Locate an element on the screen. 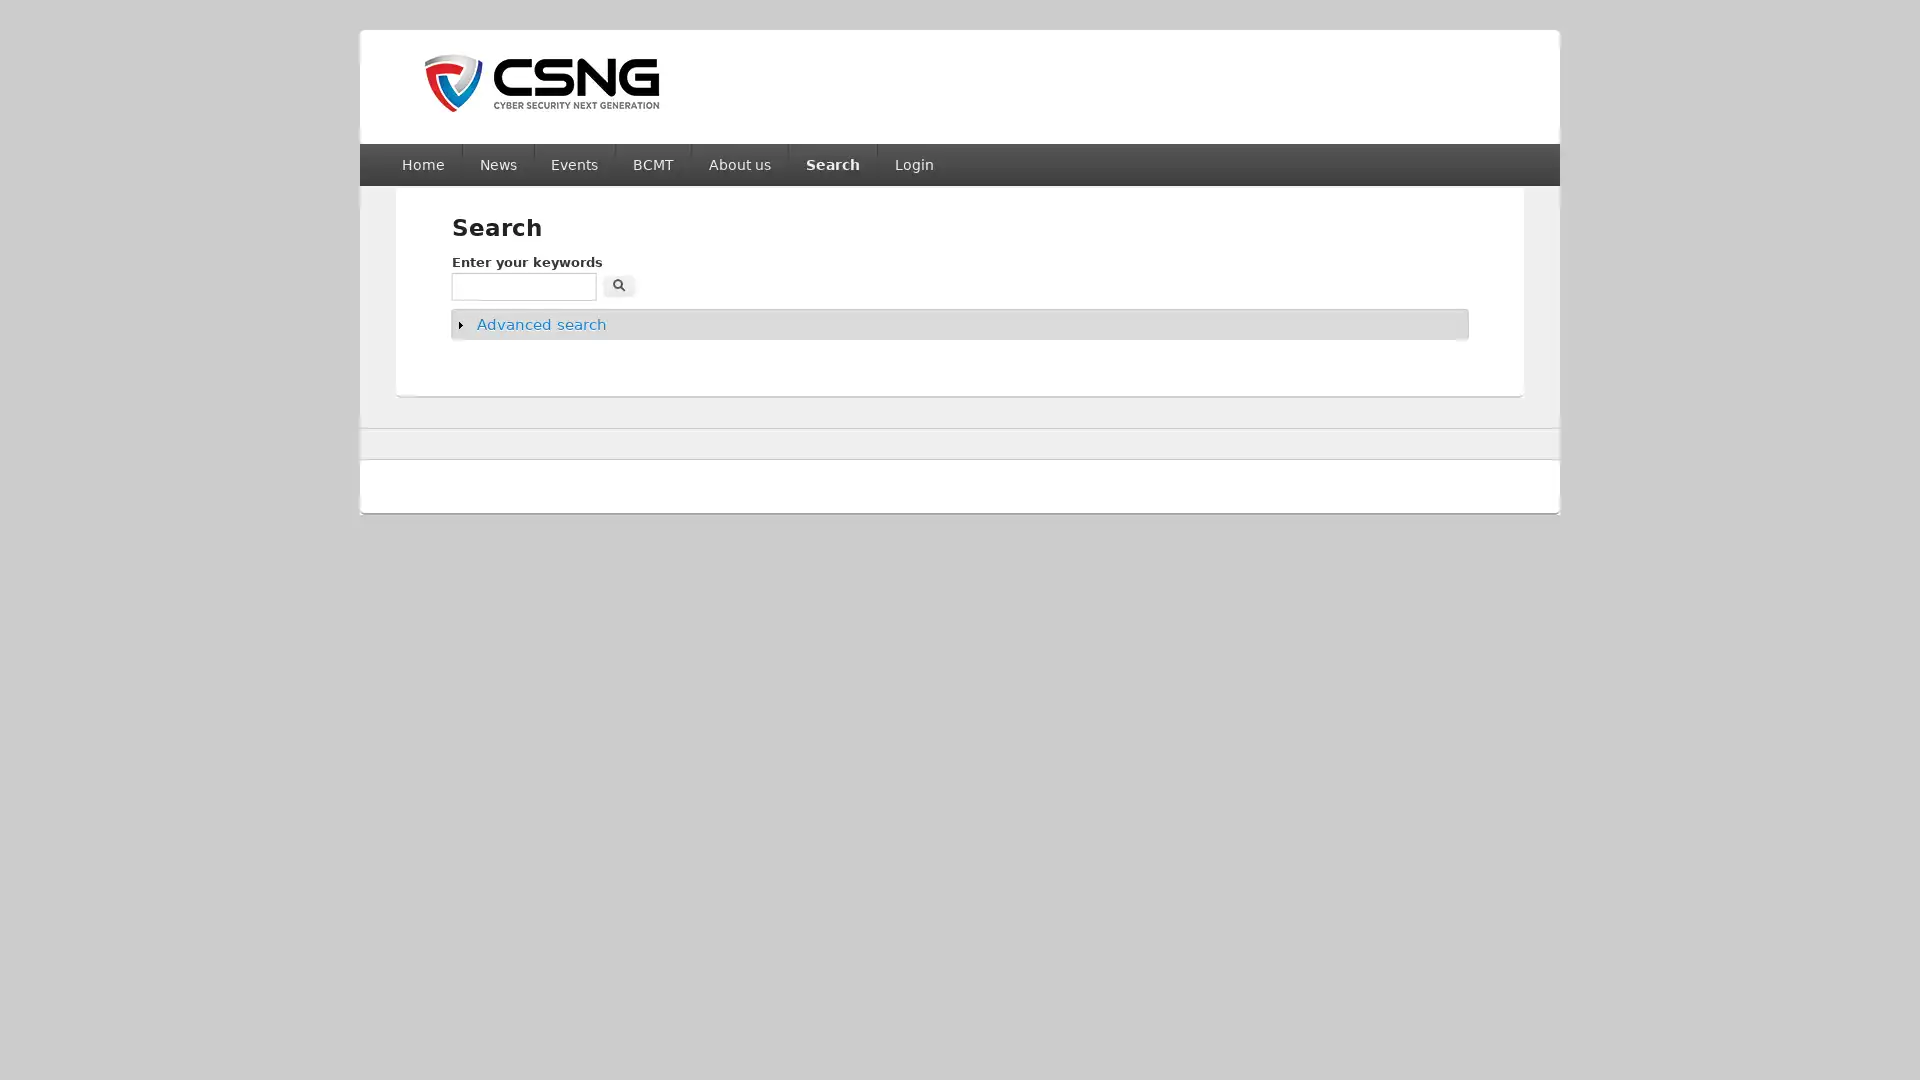 Image resolution: width=1920 pixels, height=1080 pixels. Search is located at coordinates (618, 285).